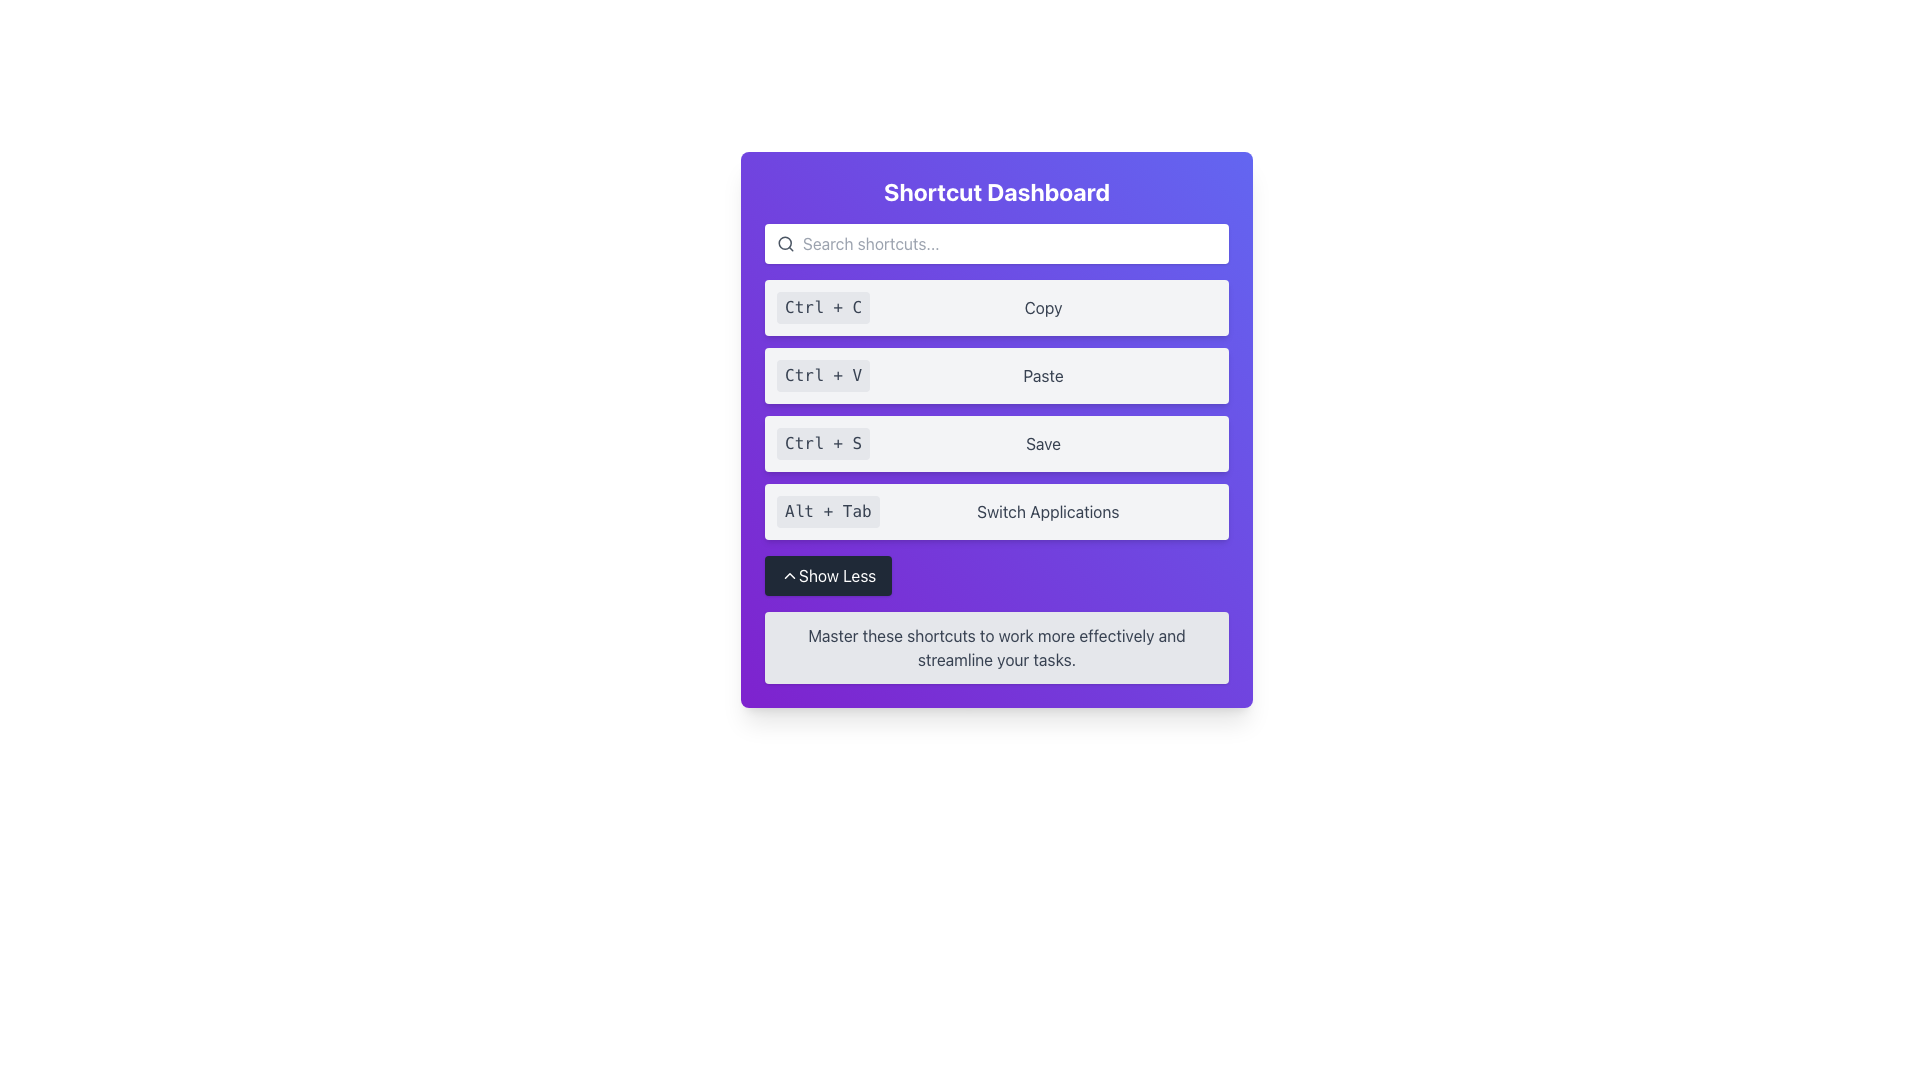 The image size is (1920, 1080). What do you see at coordinates (997, 648) in the screenshot?
I see `message displayed in the text block which says 'Master these shortcuts to work more effectively and streamline your tasks.' located at the bottom of the 'Shortcut Dashboard' interface` at bounding box center [997, 648].